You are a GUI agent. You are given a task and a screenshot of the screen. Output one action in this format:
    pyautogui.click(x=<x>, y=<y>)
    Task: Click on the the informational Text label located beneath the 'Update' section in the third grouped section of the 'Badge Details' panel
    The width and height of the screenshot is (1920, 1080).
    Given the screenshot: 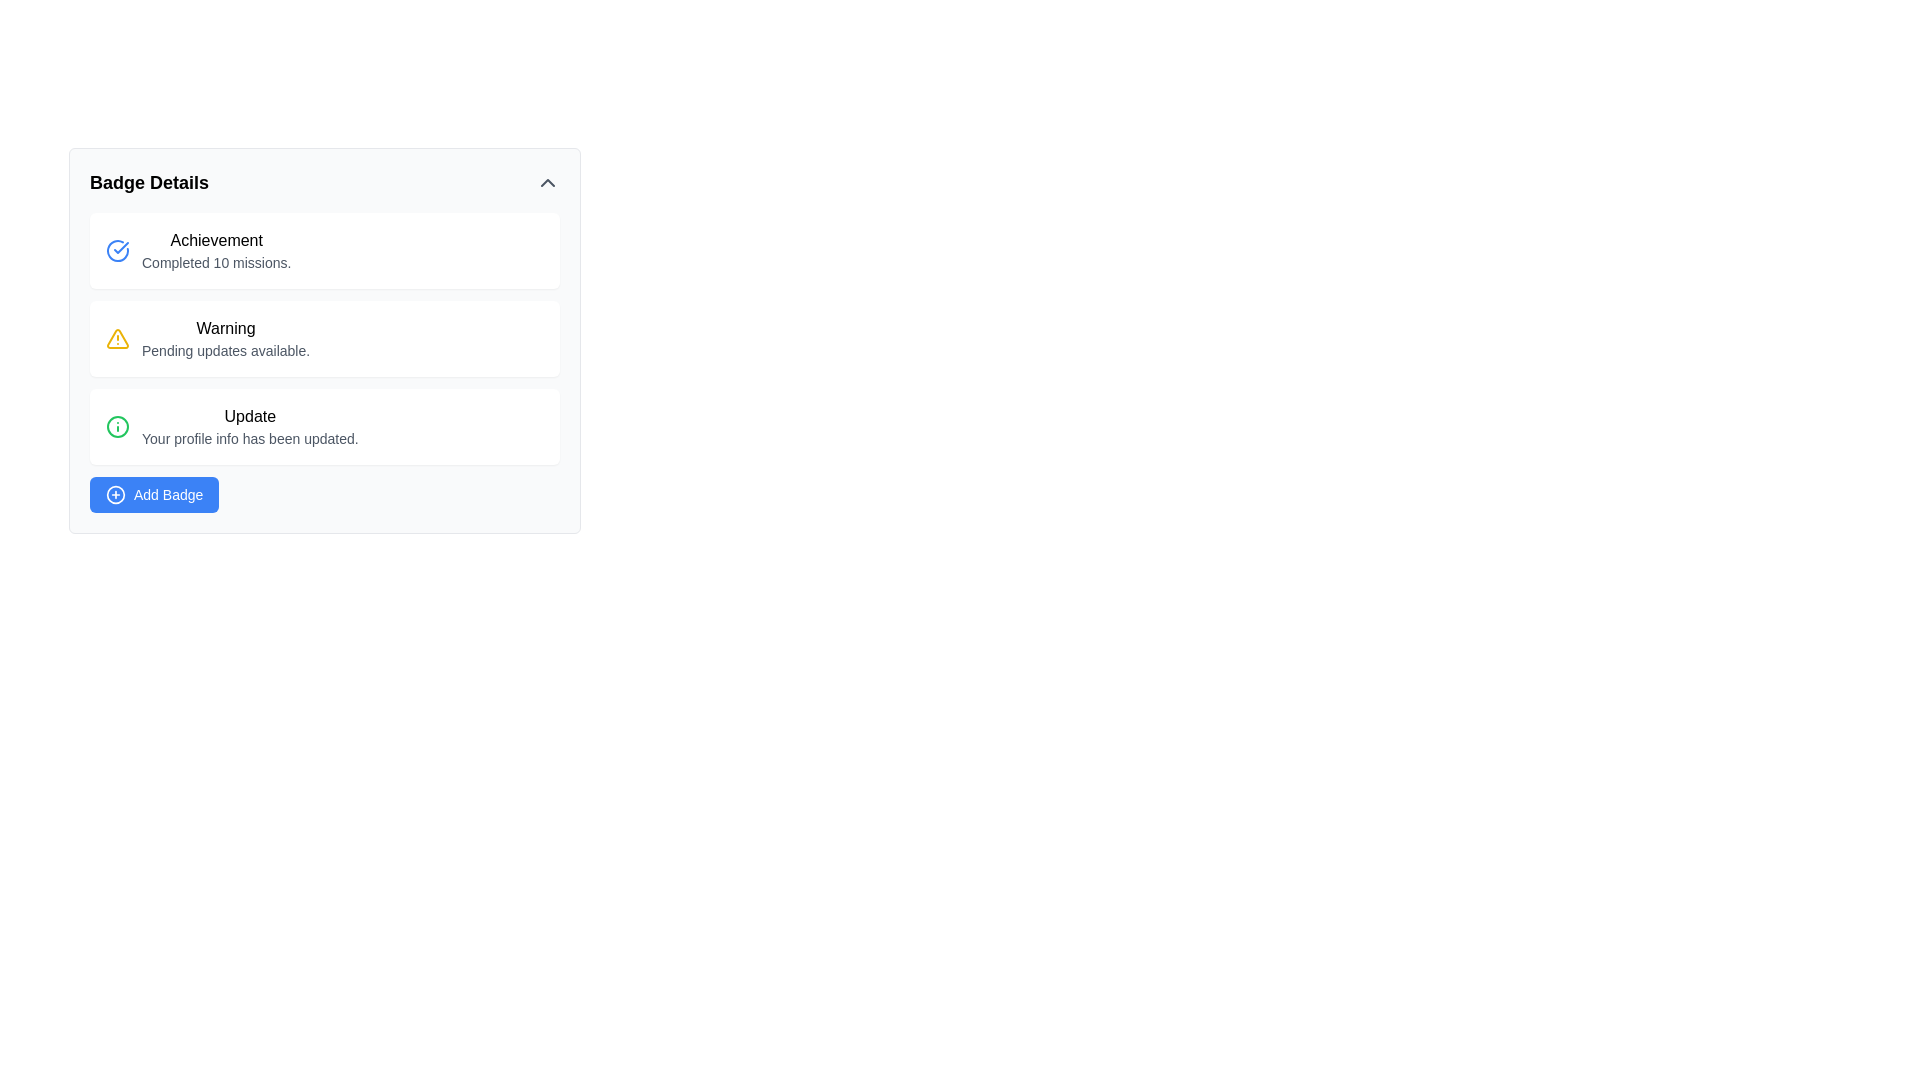 What is the action you would take?
    pyautogui.click(x=249, y=438)
    